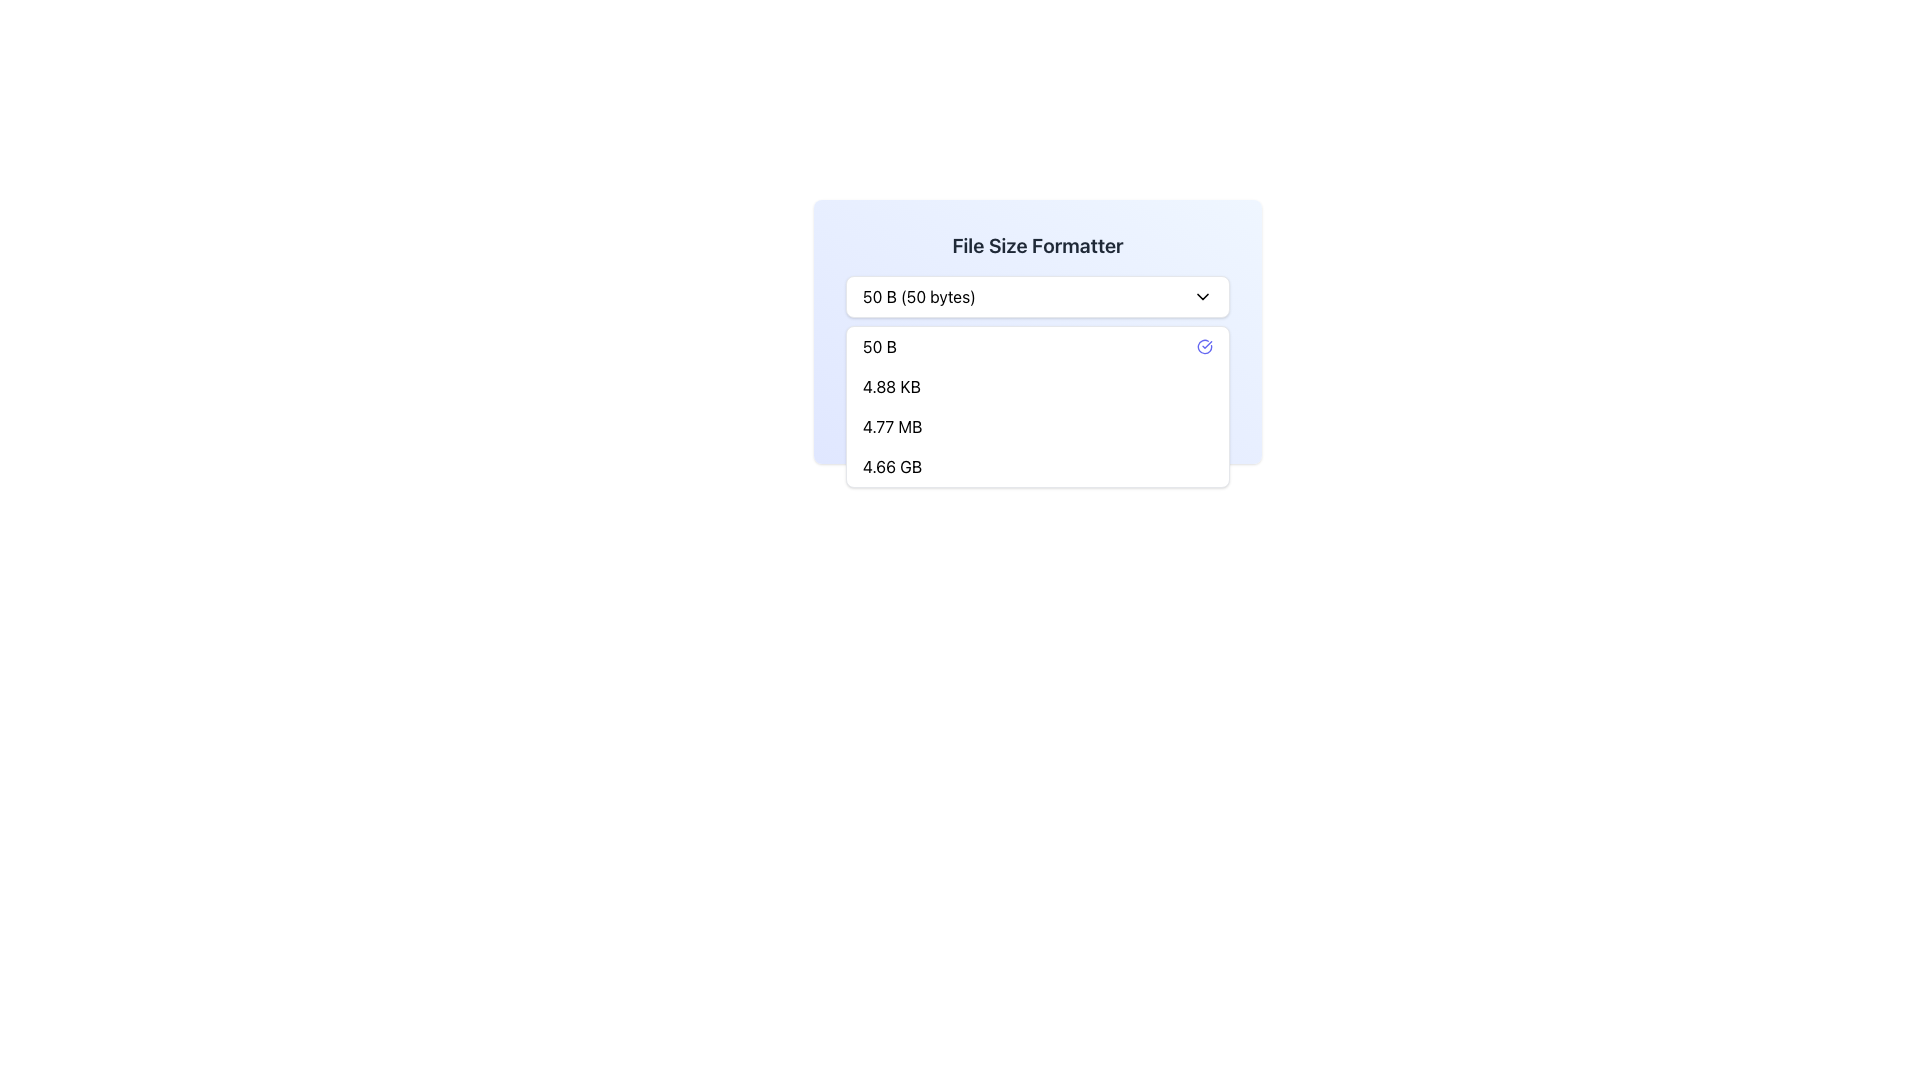 This screenshot has height=1080, width=1920. I want to click on the dropdown list item labeled '4.88 KB', which is the second option in the dropdown menu for selecting file size formats, so click(1037, 386).